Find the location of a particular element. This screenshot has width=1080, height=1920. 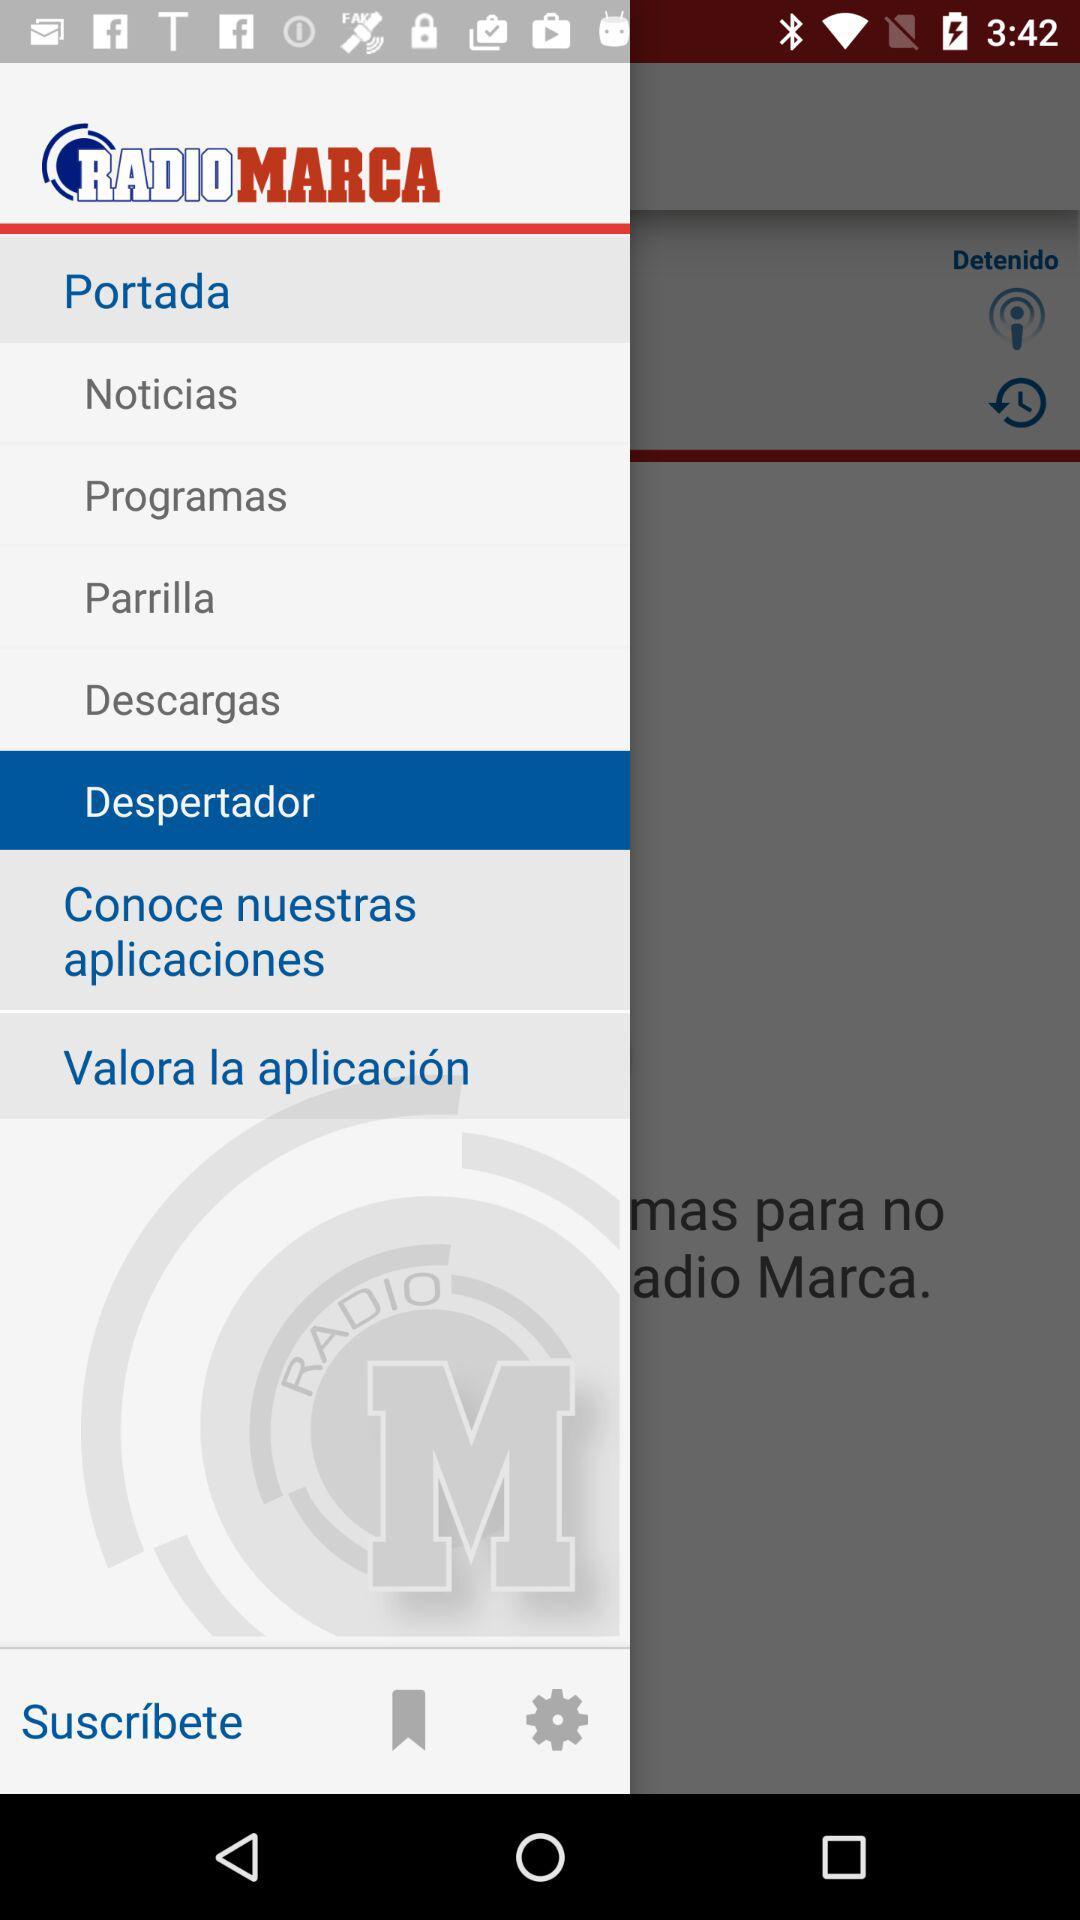

the settings icon is located at coordinates (540, 1678).